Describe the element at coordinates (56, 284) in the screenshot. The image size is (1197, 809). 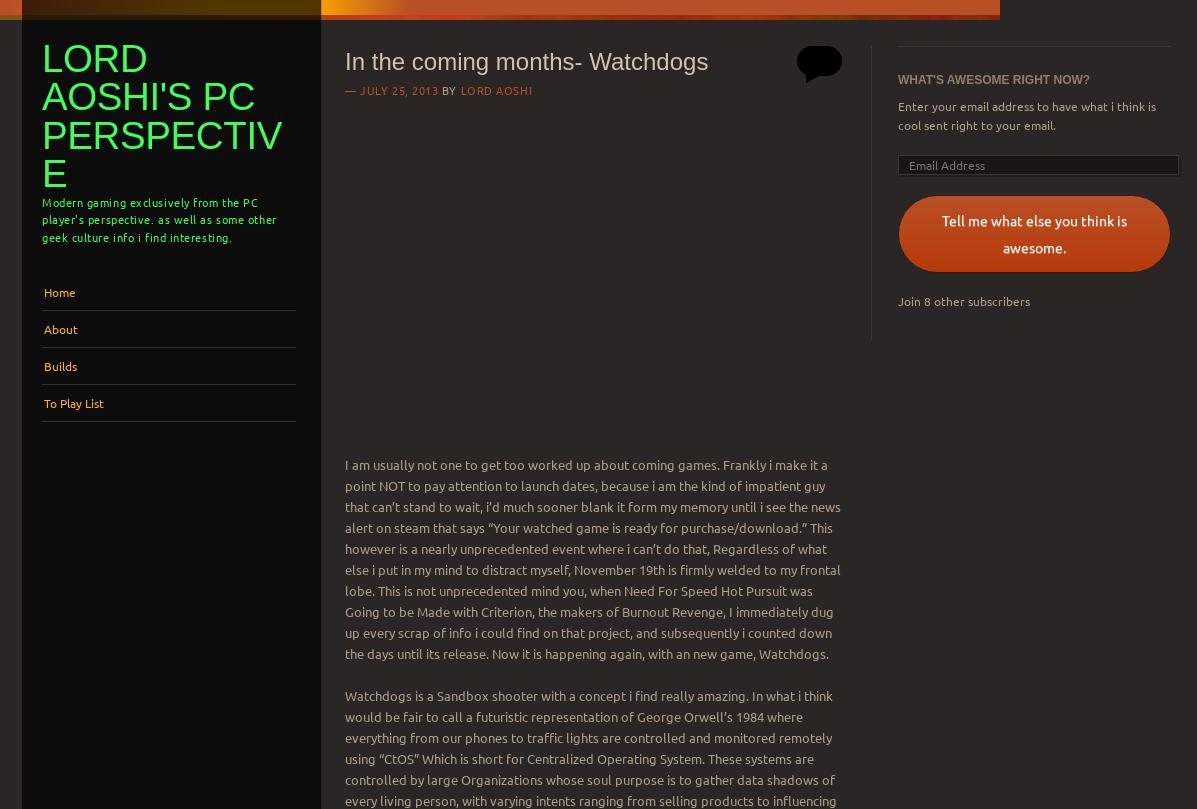
I see `'Menu'` at that location.